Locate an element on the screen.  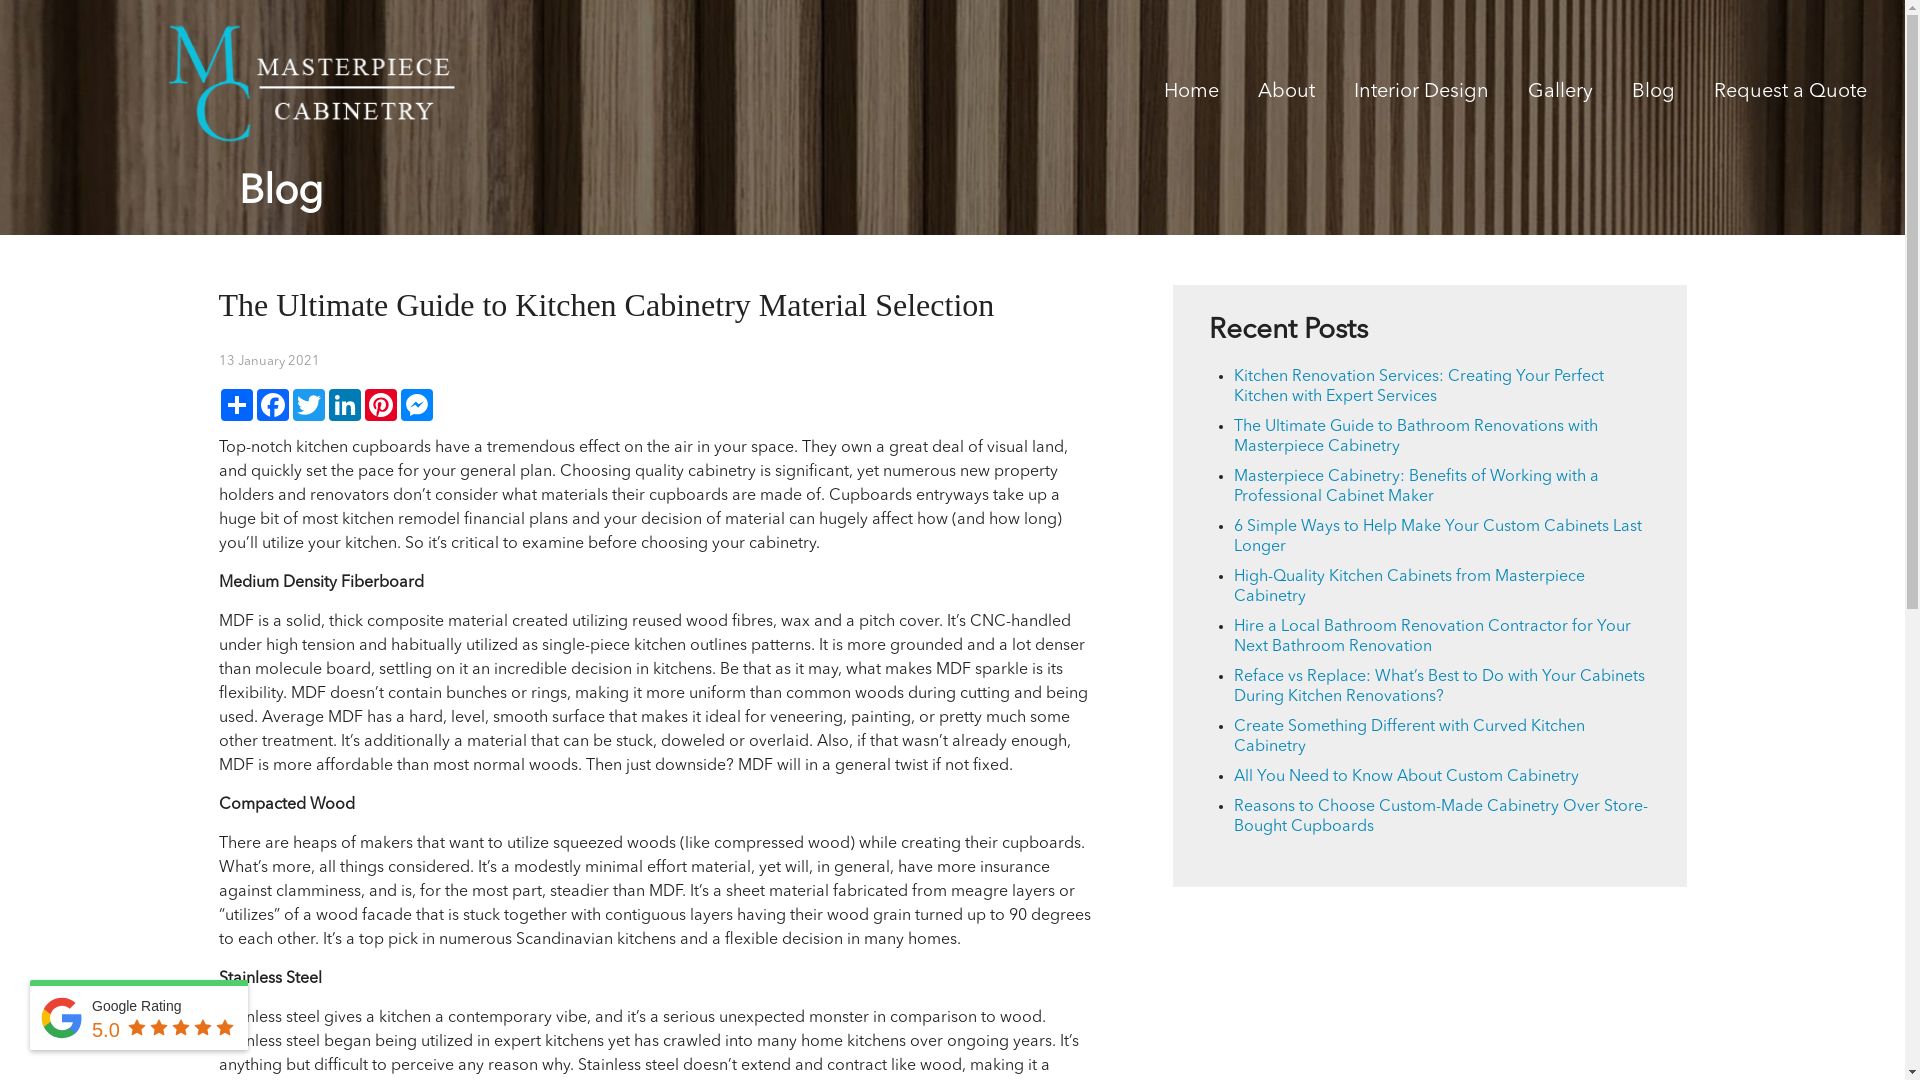
'Interior Design' is located at coordinates (1420, 95).